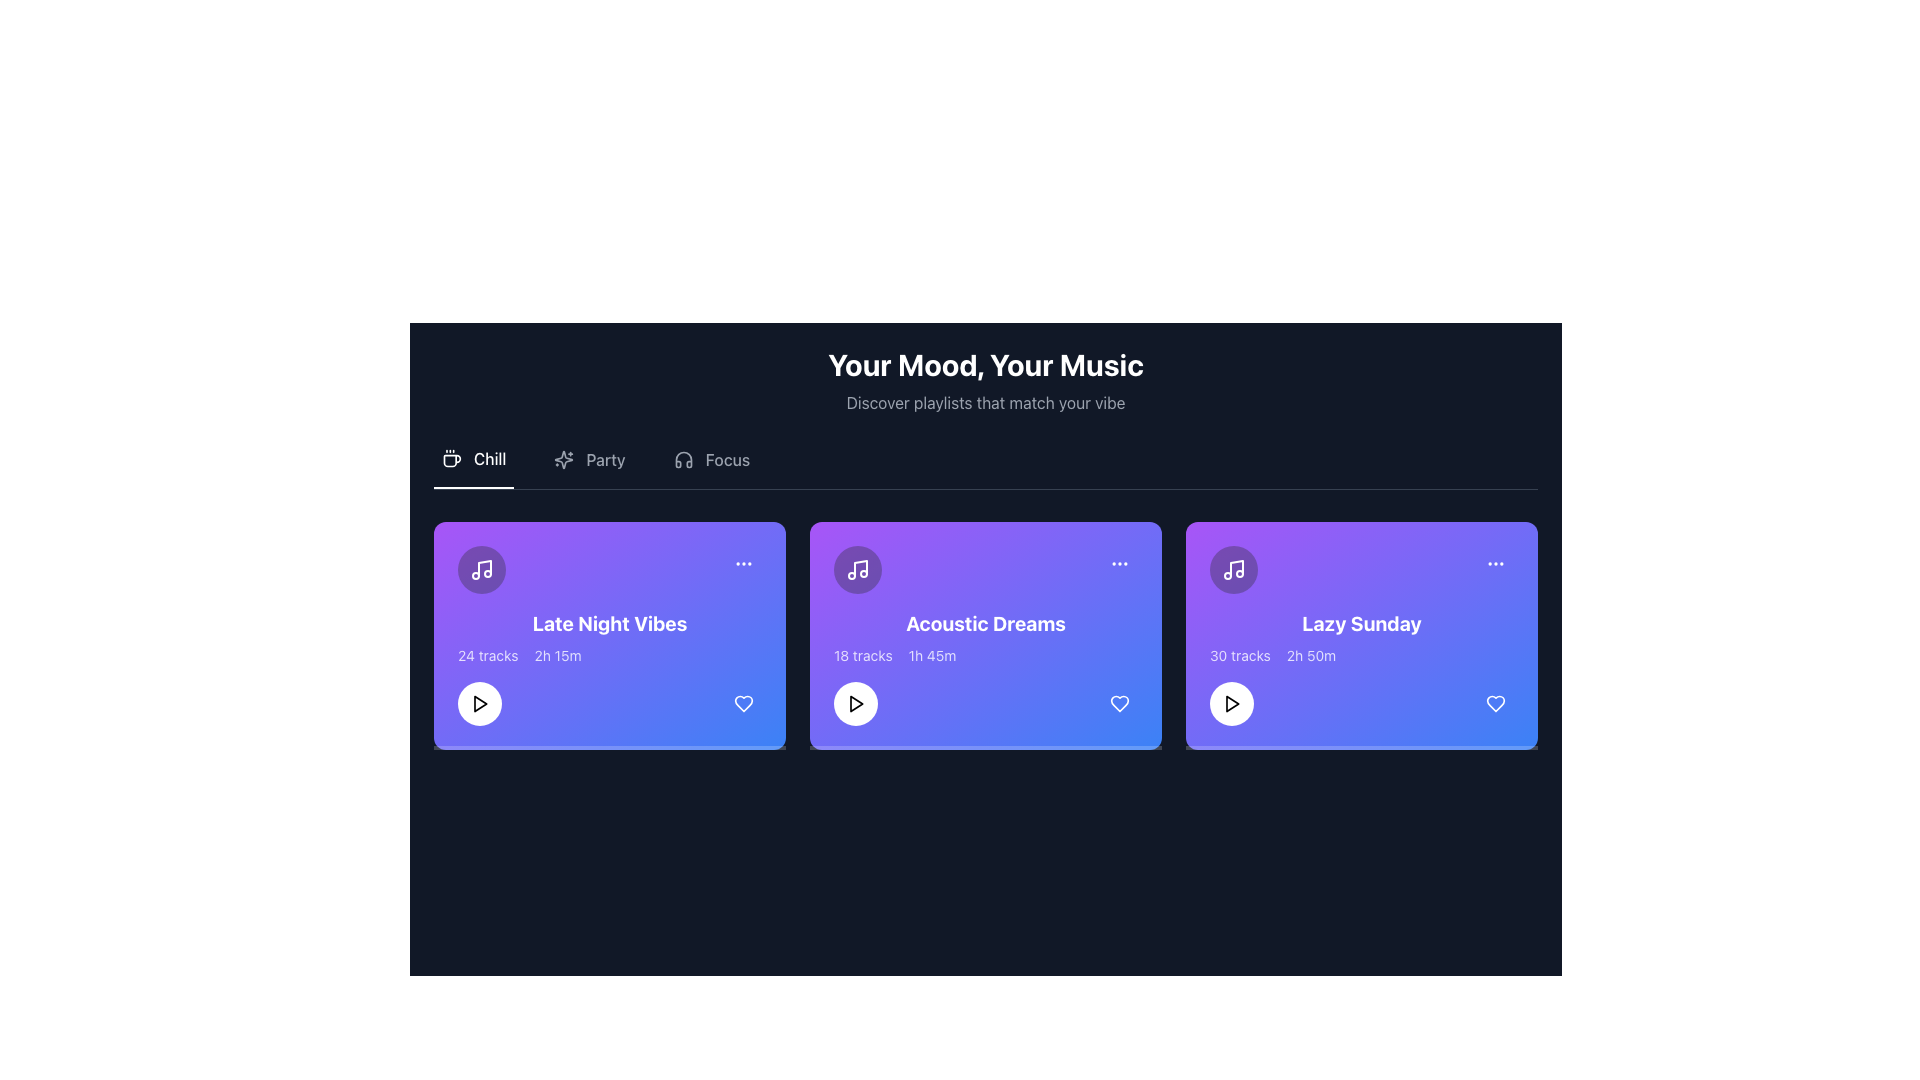 This screenshot has height=1080, width=1920. Describe the element at coordinates (931, 655) in the screenshot. I see `duration information displayed on the text label that reads '1h 45m', which is styled with white font over a purple gradient background and is located next to '18 tracks' in the 'Acoustic Dreams' card` at that location.